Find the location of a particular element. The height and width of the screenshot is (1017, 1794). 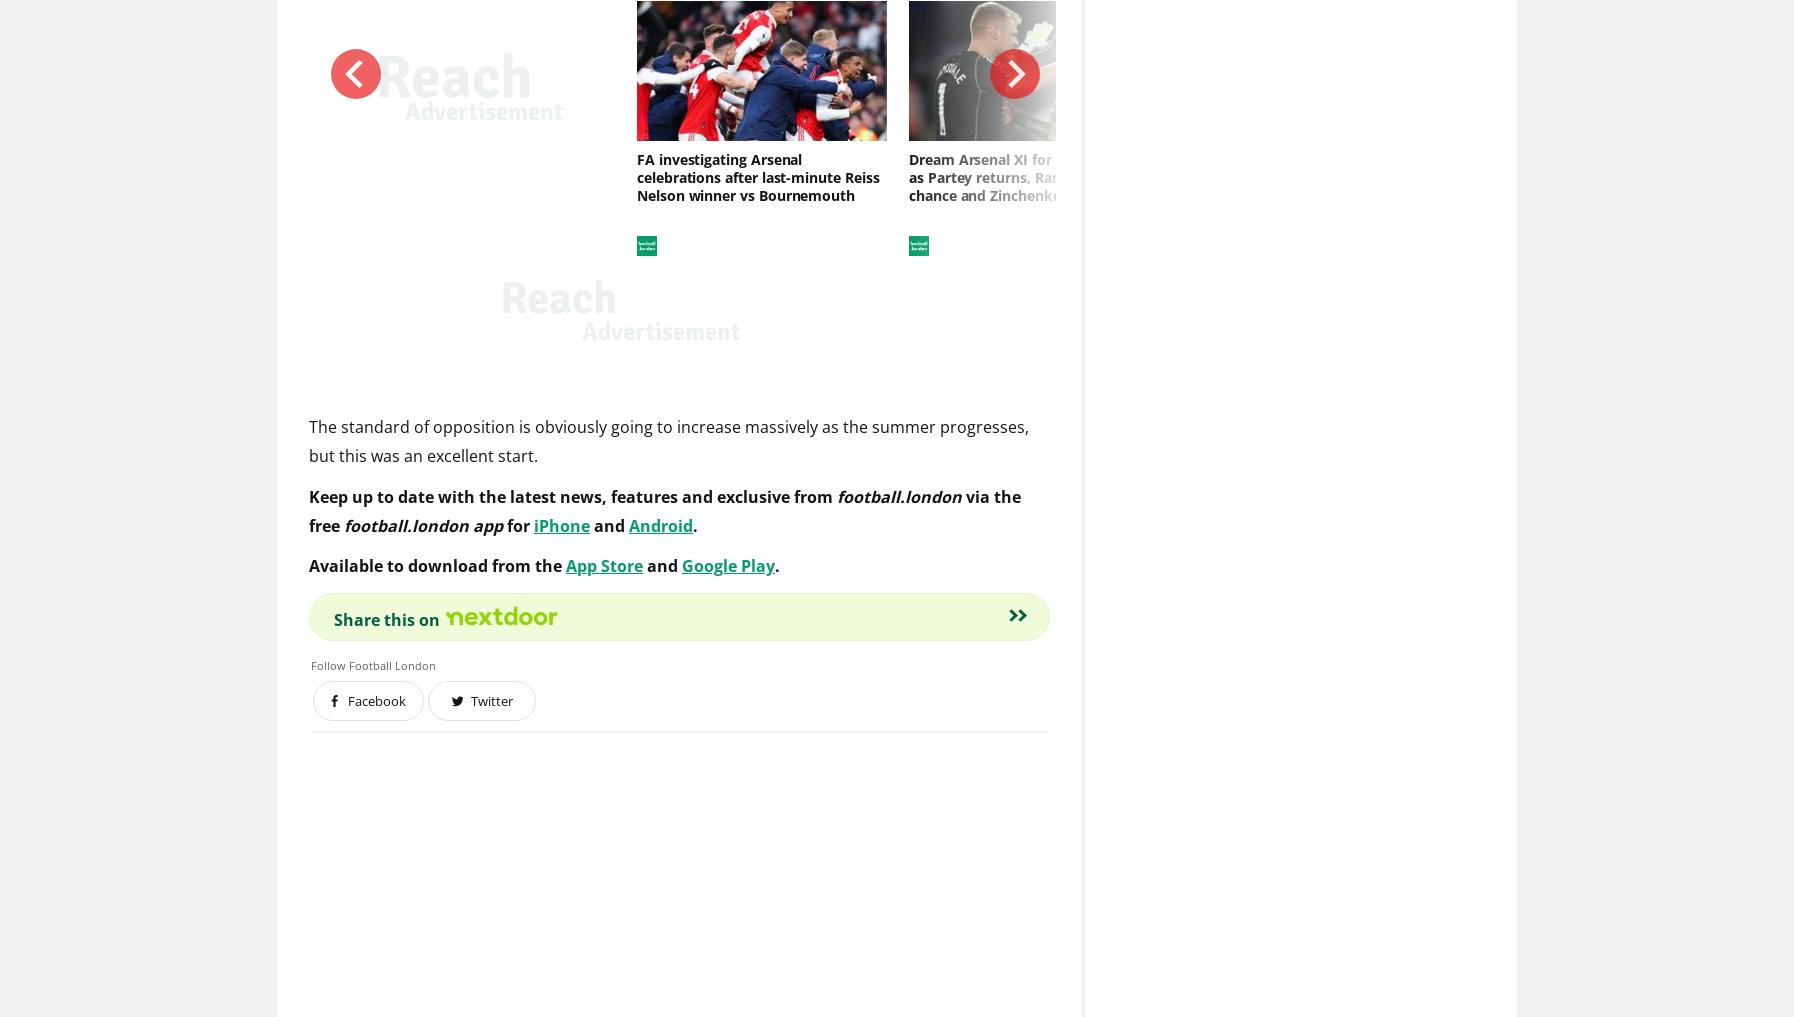

'for' is located at coordinates (520, 528).